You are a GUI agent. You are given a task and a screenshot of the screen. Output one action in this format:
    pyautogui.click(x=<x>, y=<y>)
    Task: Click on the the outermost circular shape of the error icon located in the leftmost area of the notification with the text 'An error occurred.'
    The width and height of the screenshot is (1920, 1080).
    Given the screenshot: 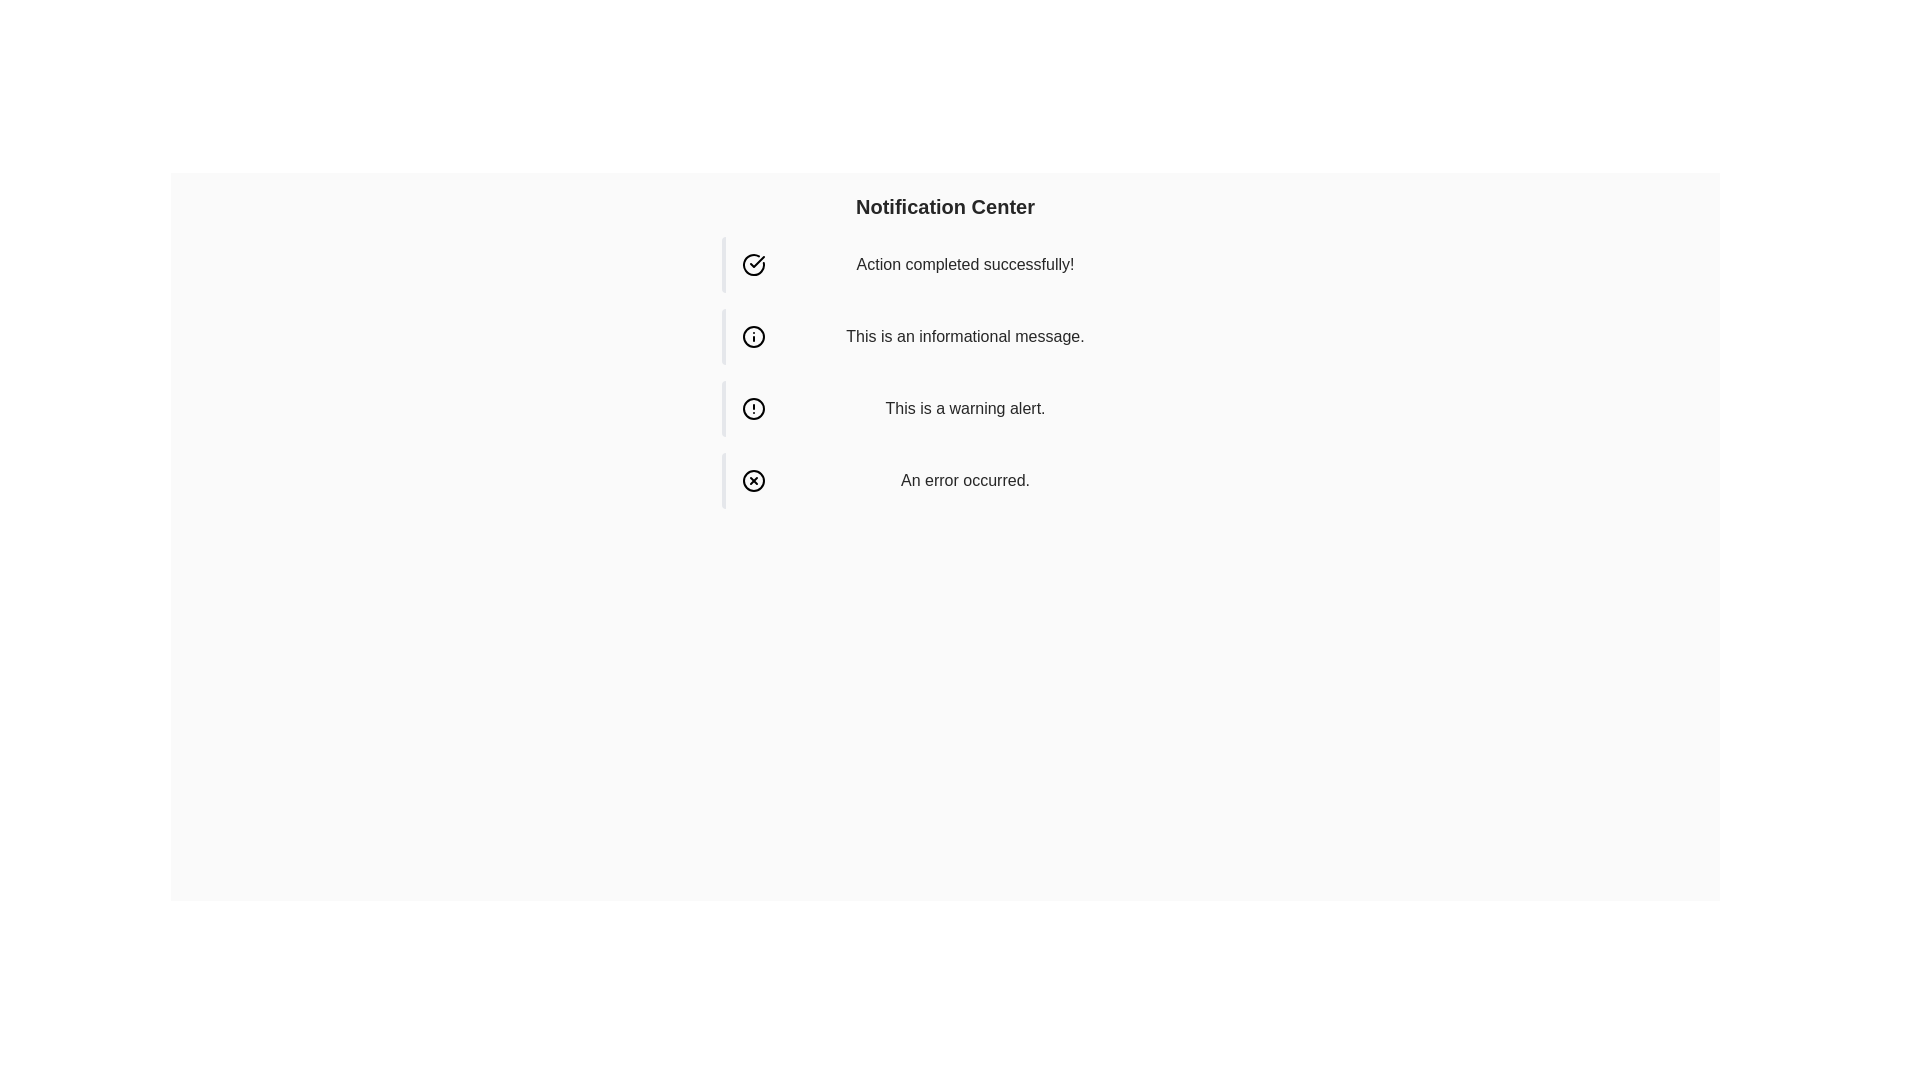 What is the action you would take?
    pyautogui.click(x=752, y=481)
    